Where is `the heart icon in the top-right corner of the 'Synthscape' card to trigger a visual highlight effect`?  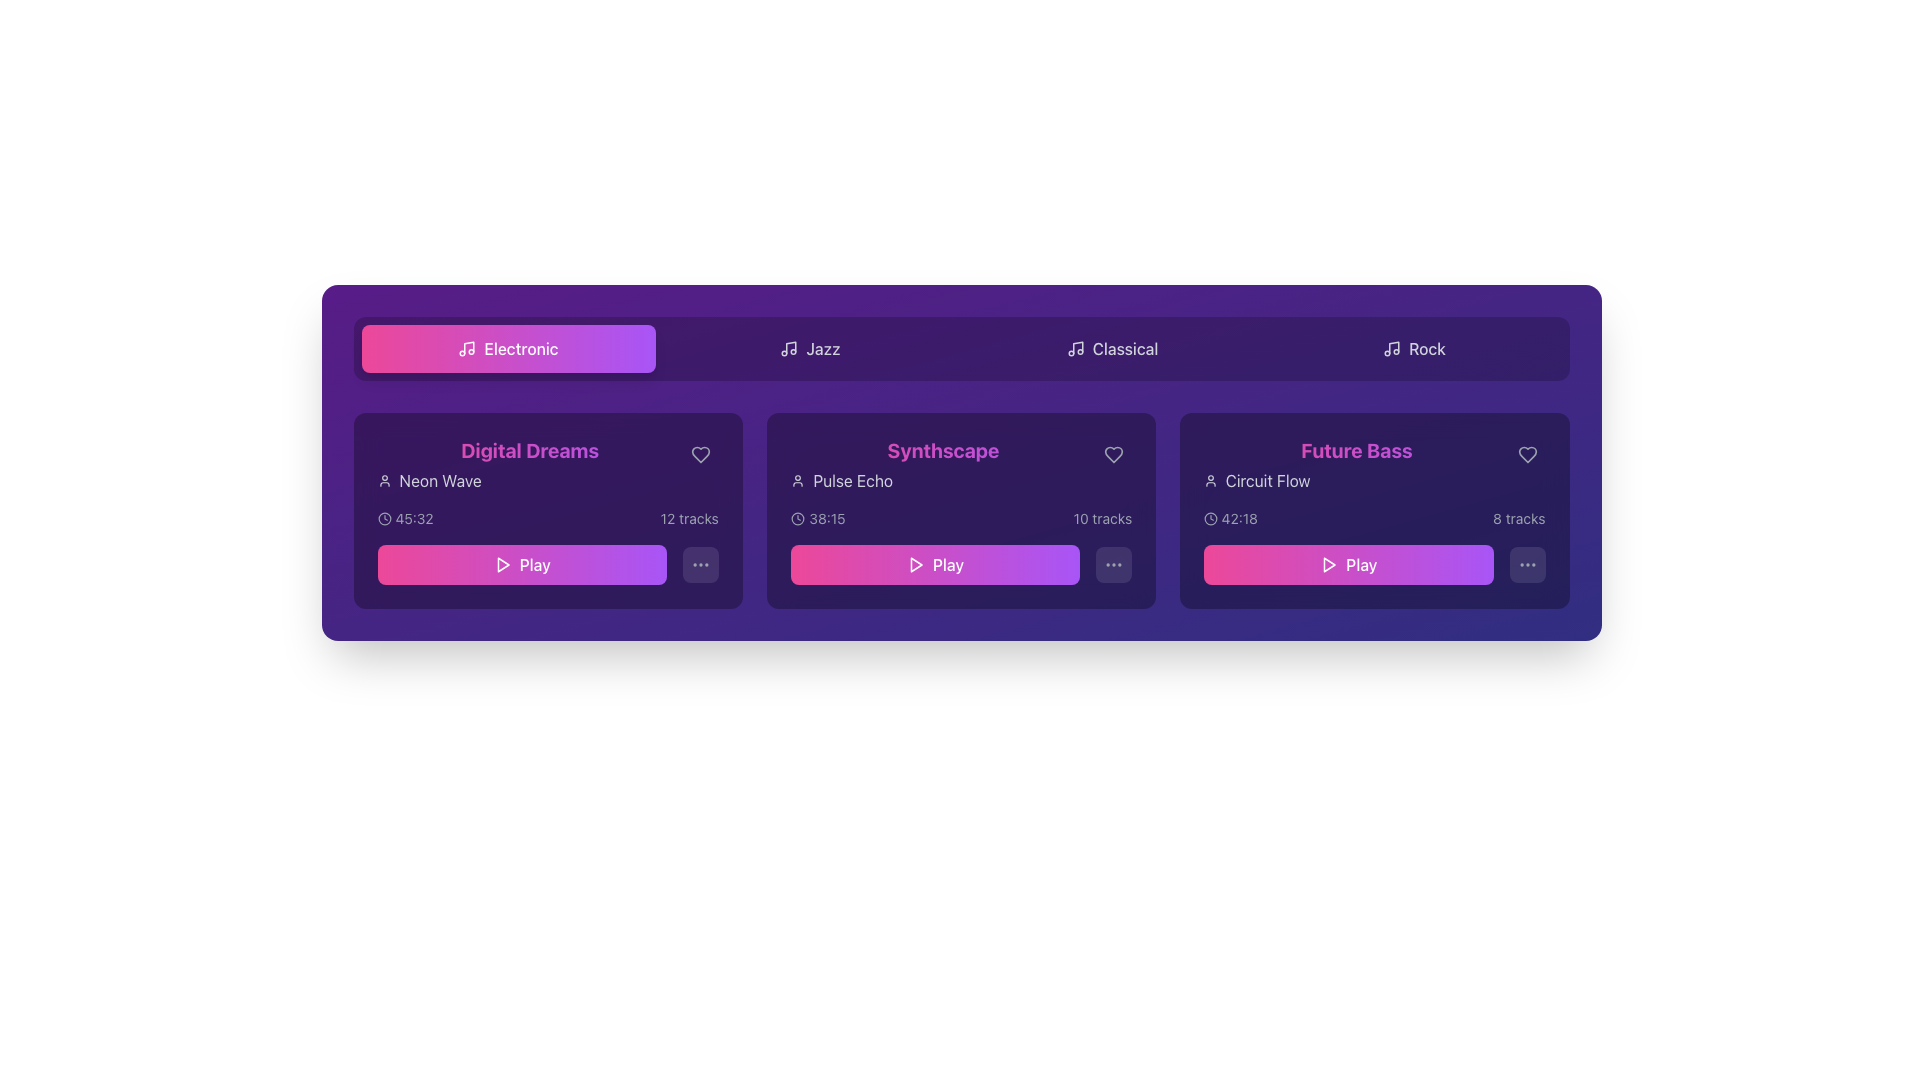 the heart icon in the top-right corner of the 'Synthscape' card to trigger a visual highlight effect is located at coordinates (1113, 455).